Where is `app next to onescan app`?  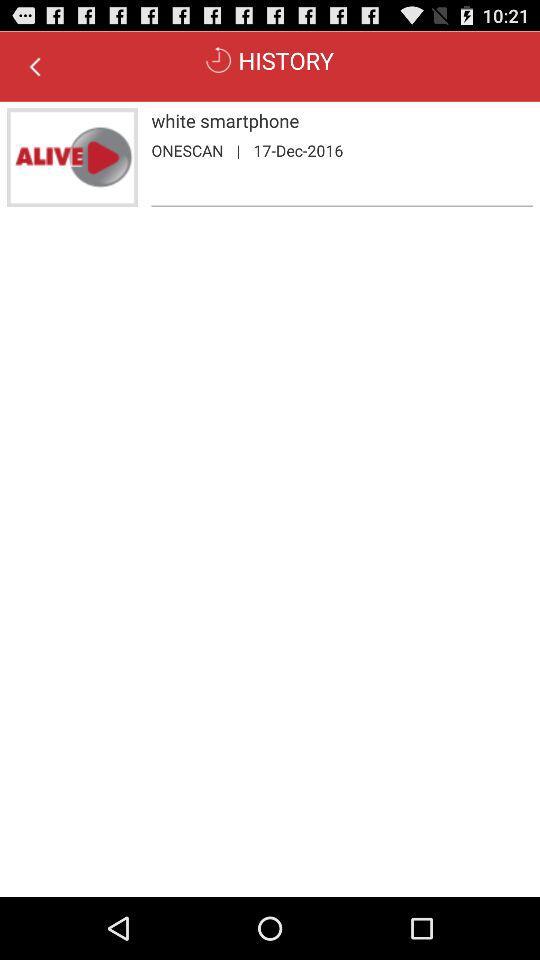 app next to onescan app is located at coordinates (238, 149).